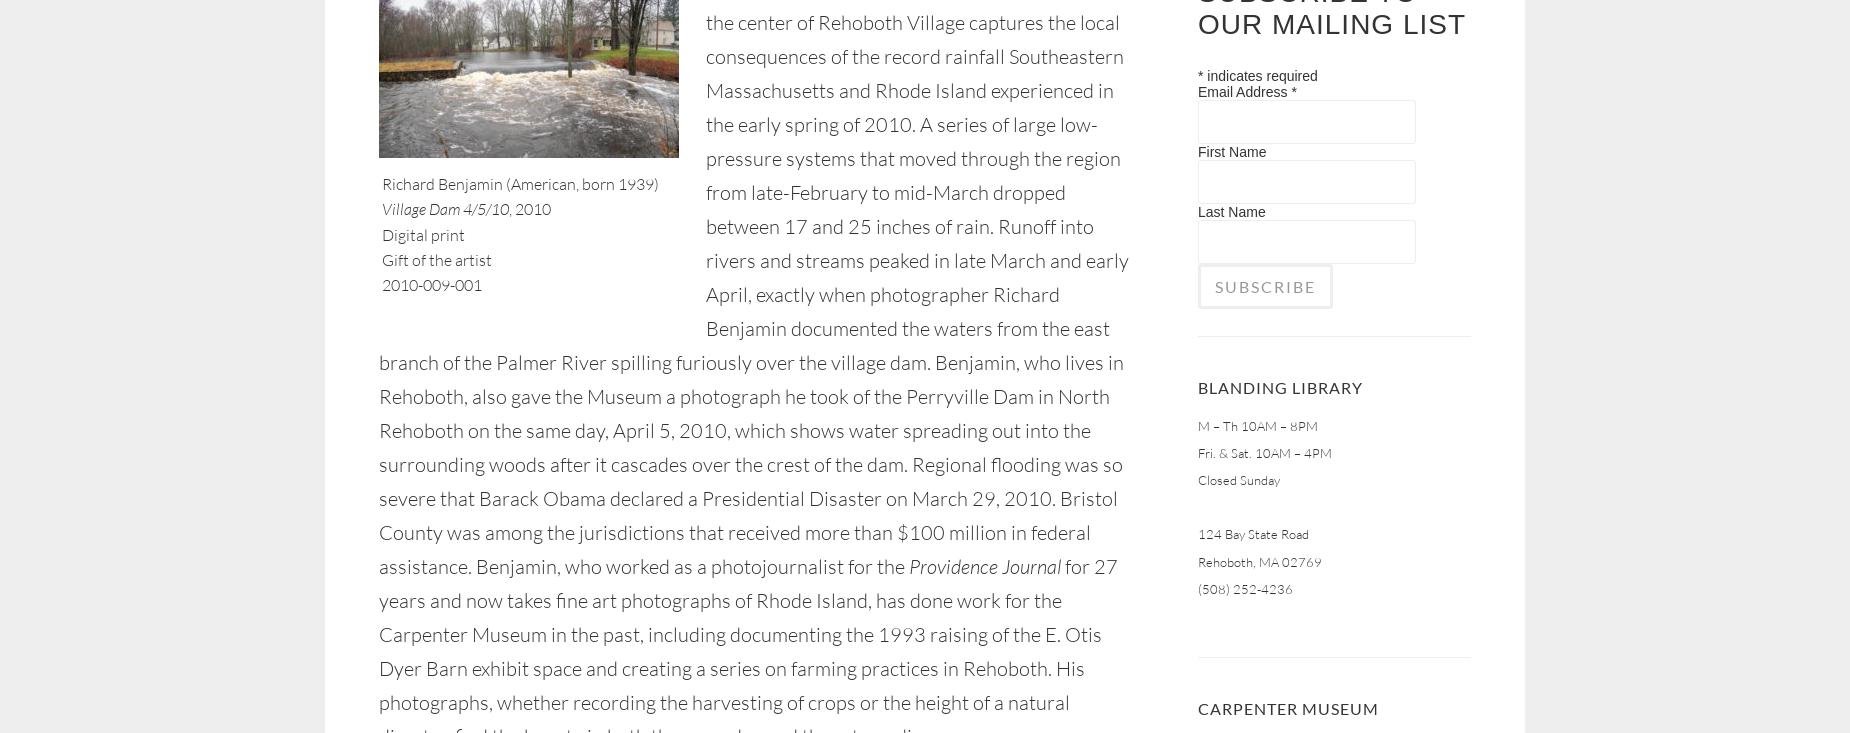  Describe the element at coordinates (444, 207) in the screenshot. I see `'Village Dam 4/5/10'` at that location.